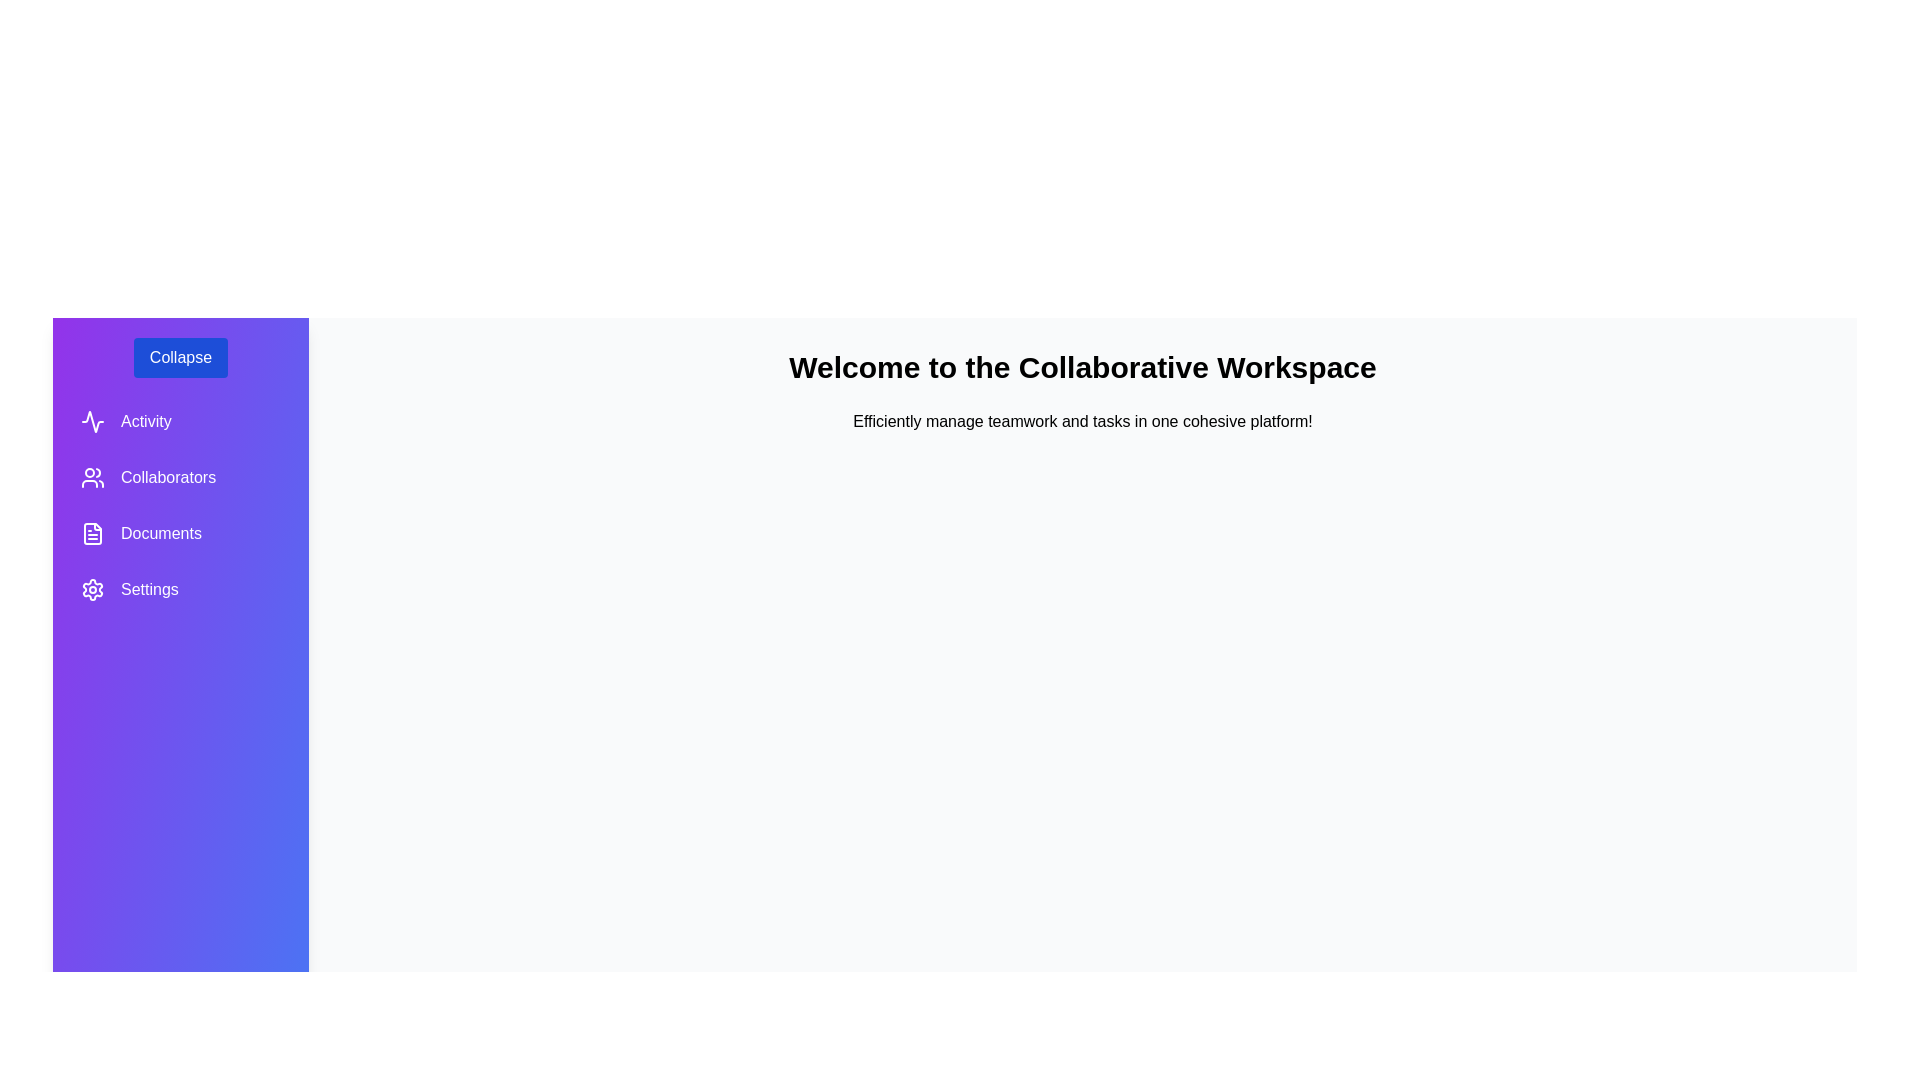 The image size is (1920, 1080). Describe the element at coordinates (1082, 420) in the screenshot. I see `the non-interactive element labeled Efficiently manage teamwork and tasks in one cohesive platform!` at that location.